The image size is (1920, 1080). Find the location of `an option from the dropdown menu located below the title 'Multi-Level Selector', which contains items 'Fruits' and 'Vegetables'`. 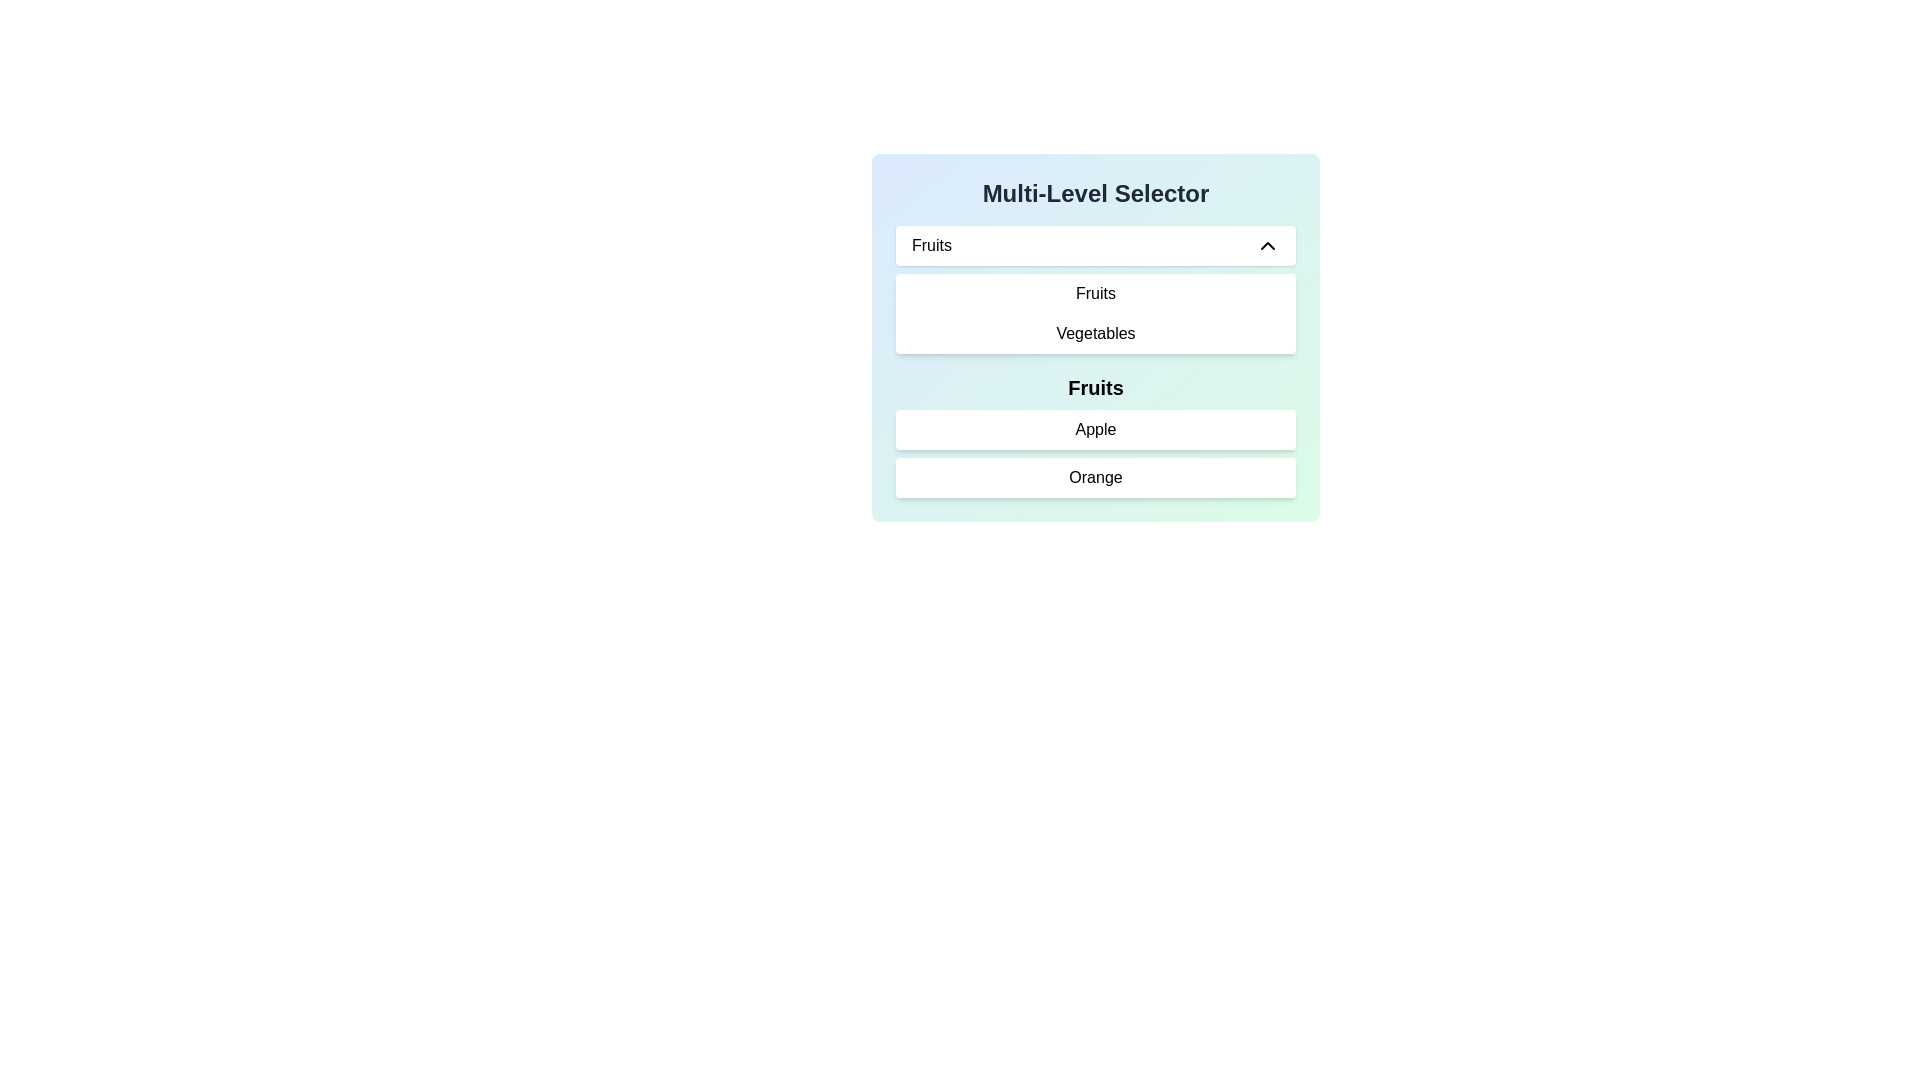

an option from the dropdown menu located below the title 'Multi-Level Selector', which contains items 'Fruits' and 'Vegetables' is located at coordinates (1094, 289).